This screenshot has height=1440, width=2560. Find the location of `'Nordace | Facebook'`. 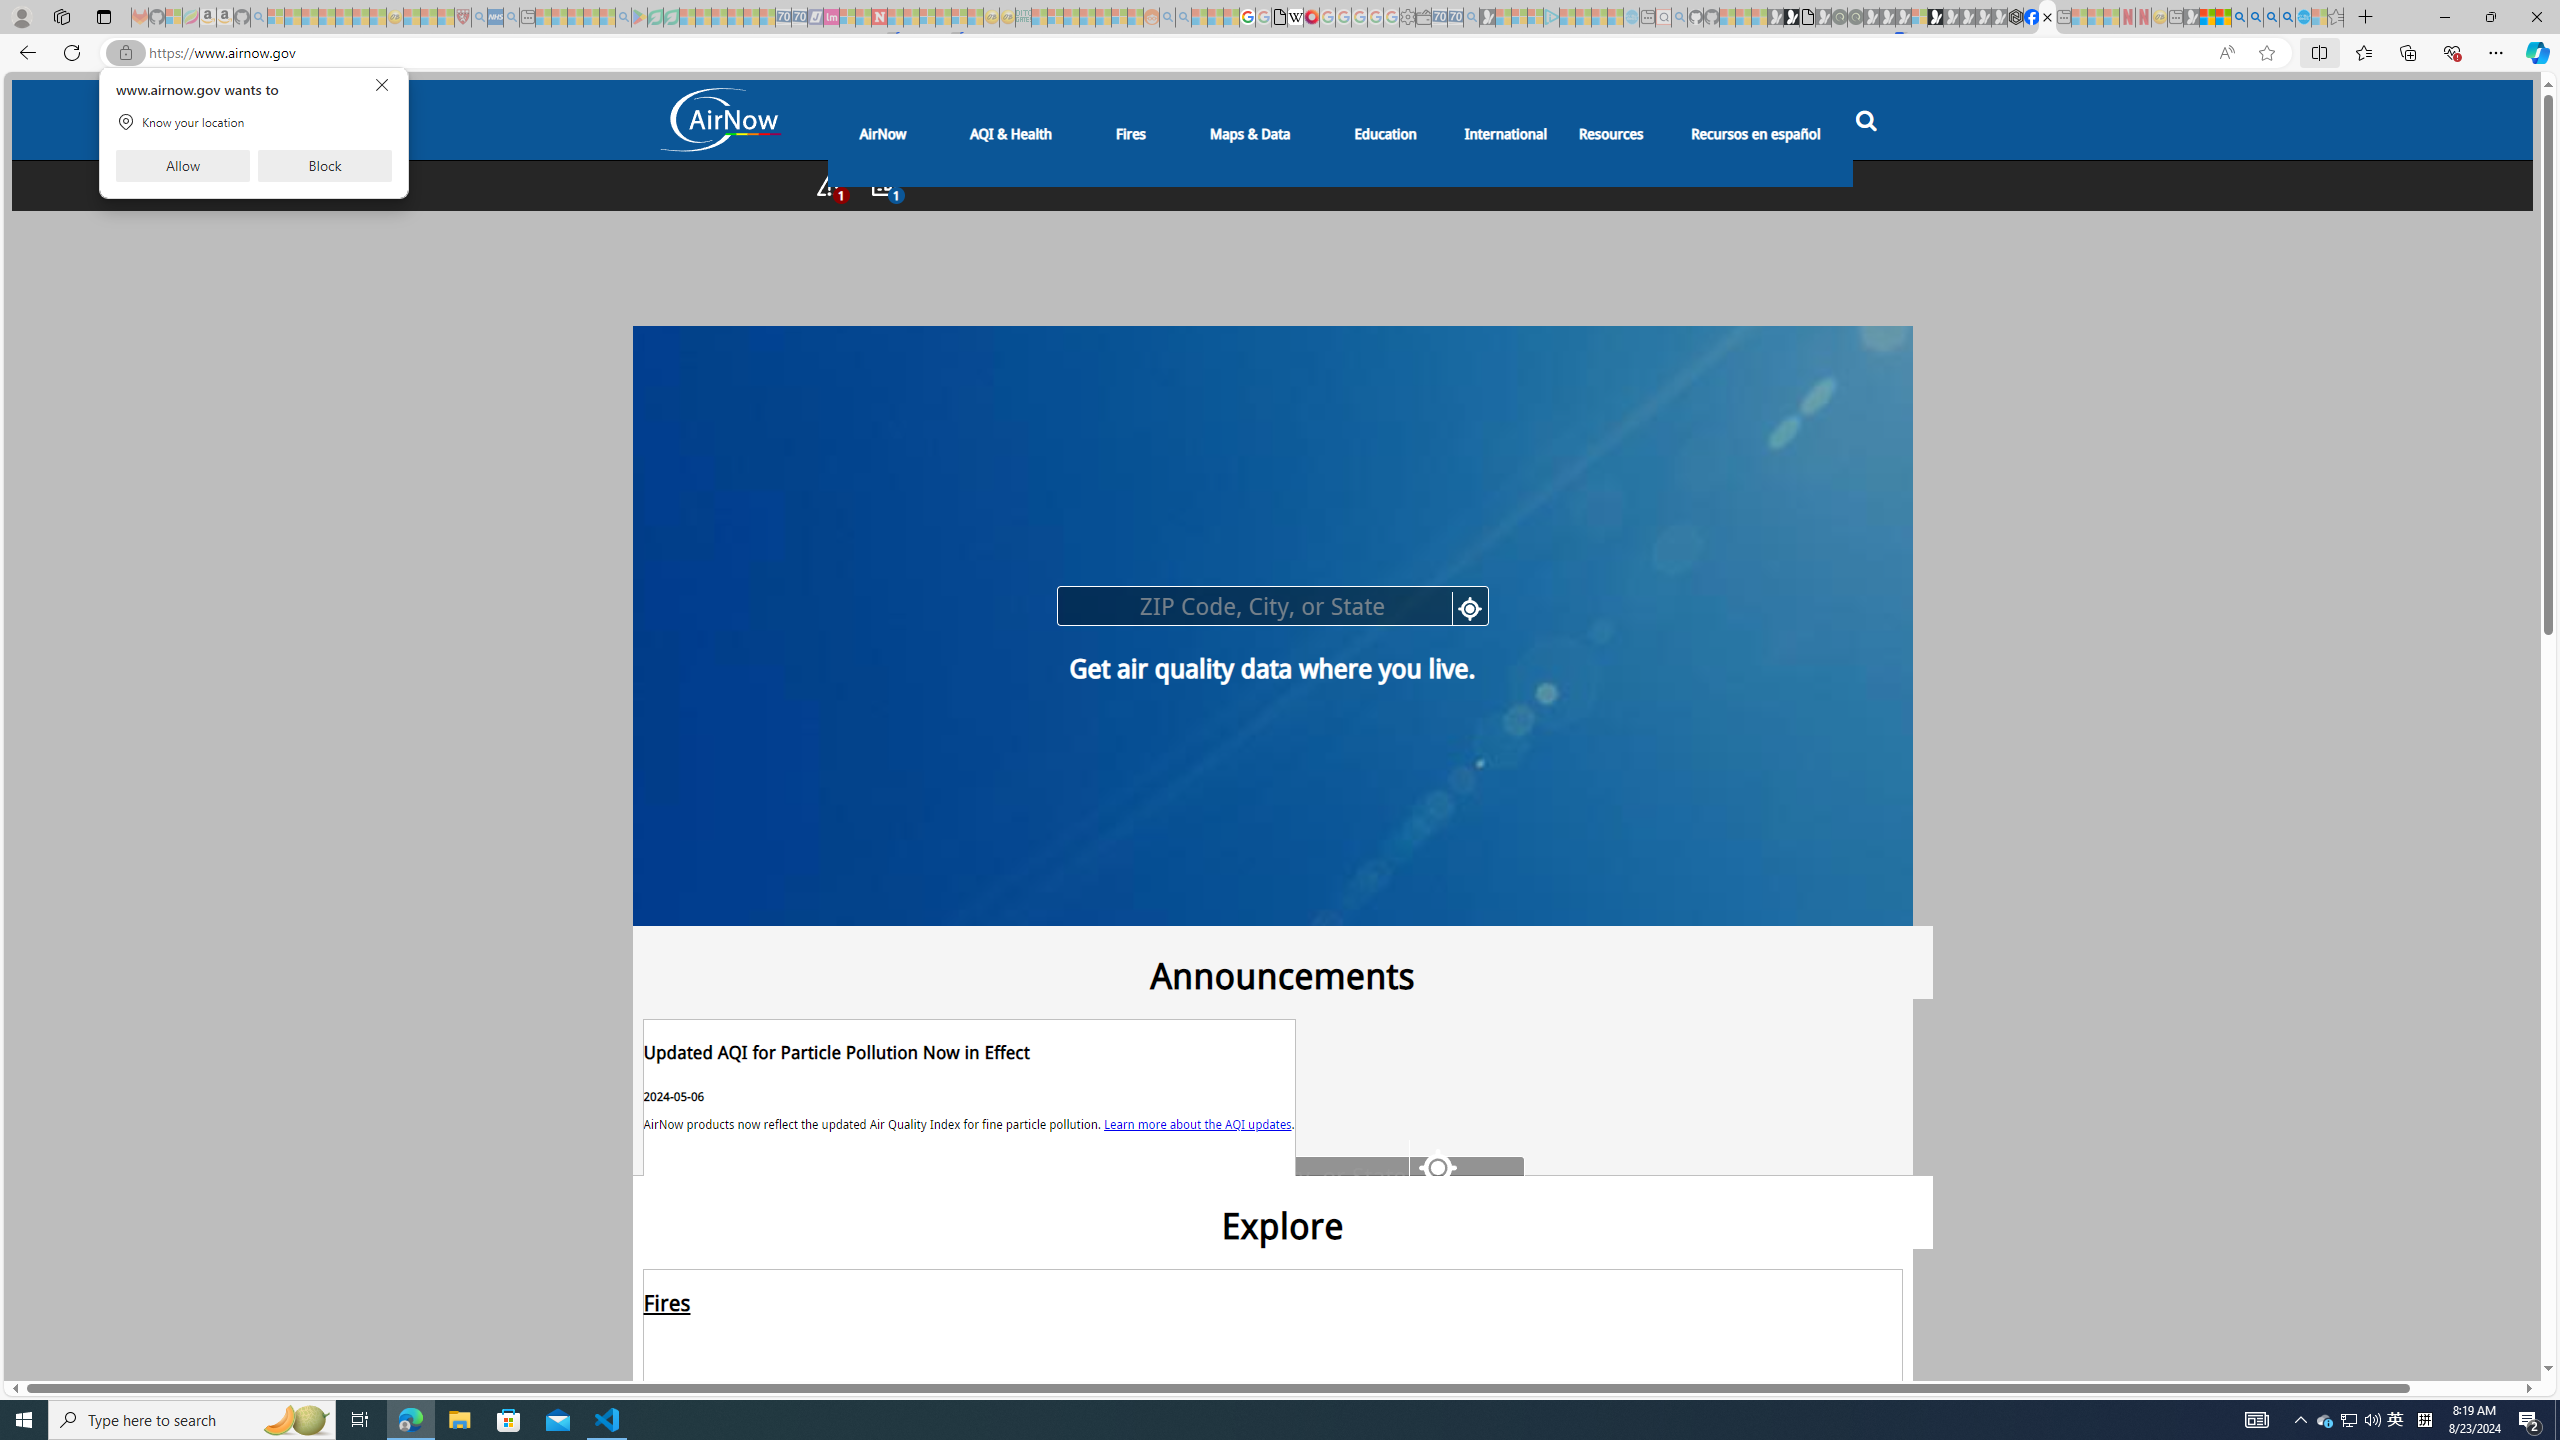

'Nordace | Facebook' is located at coordinates (2030, 16).